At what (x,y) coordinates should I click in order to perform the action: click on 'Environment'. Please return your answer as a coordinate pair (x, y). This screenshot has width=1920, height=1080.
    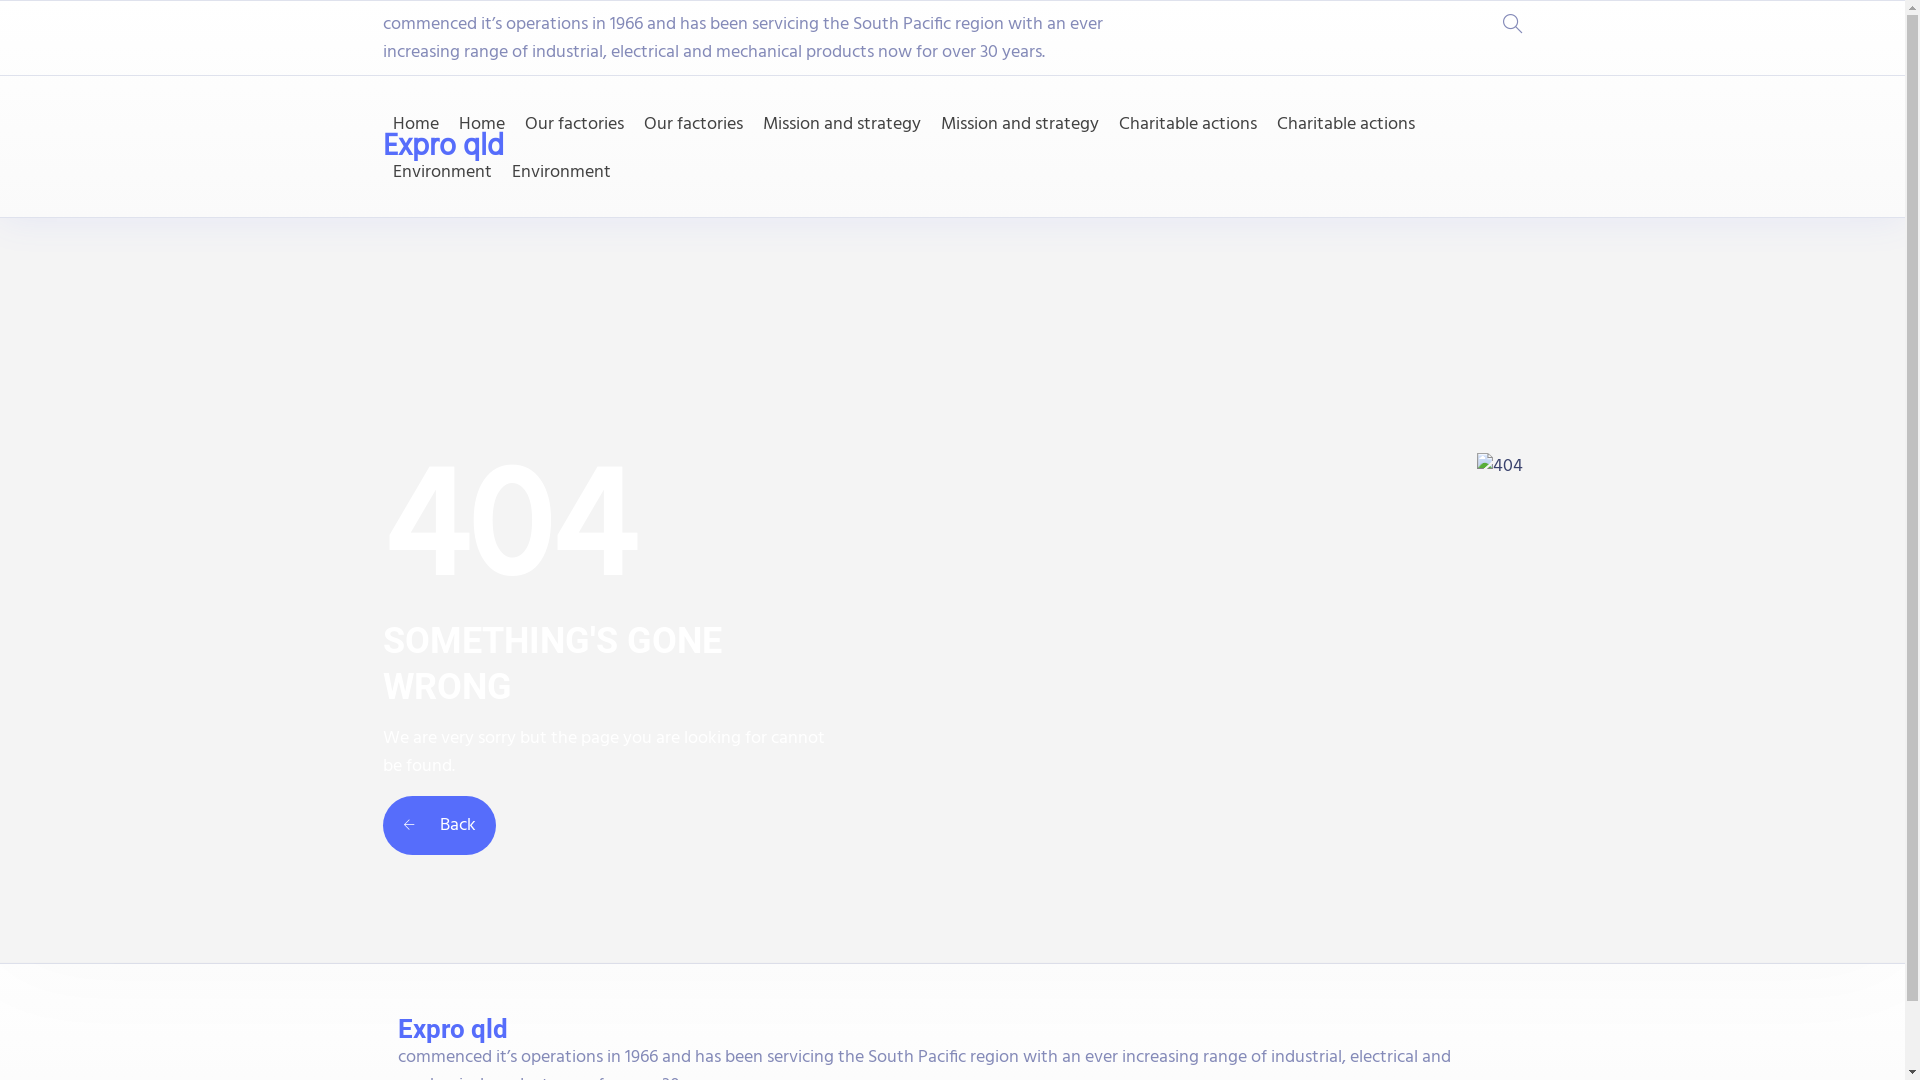
    Looking at the image, I should click on (440, 172).